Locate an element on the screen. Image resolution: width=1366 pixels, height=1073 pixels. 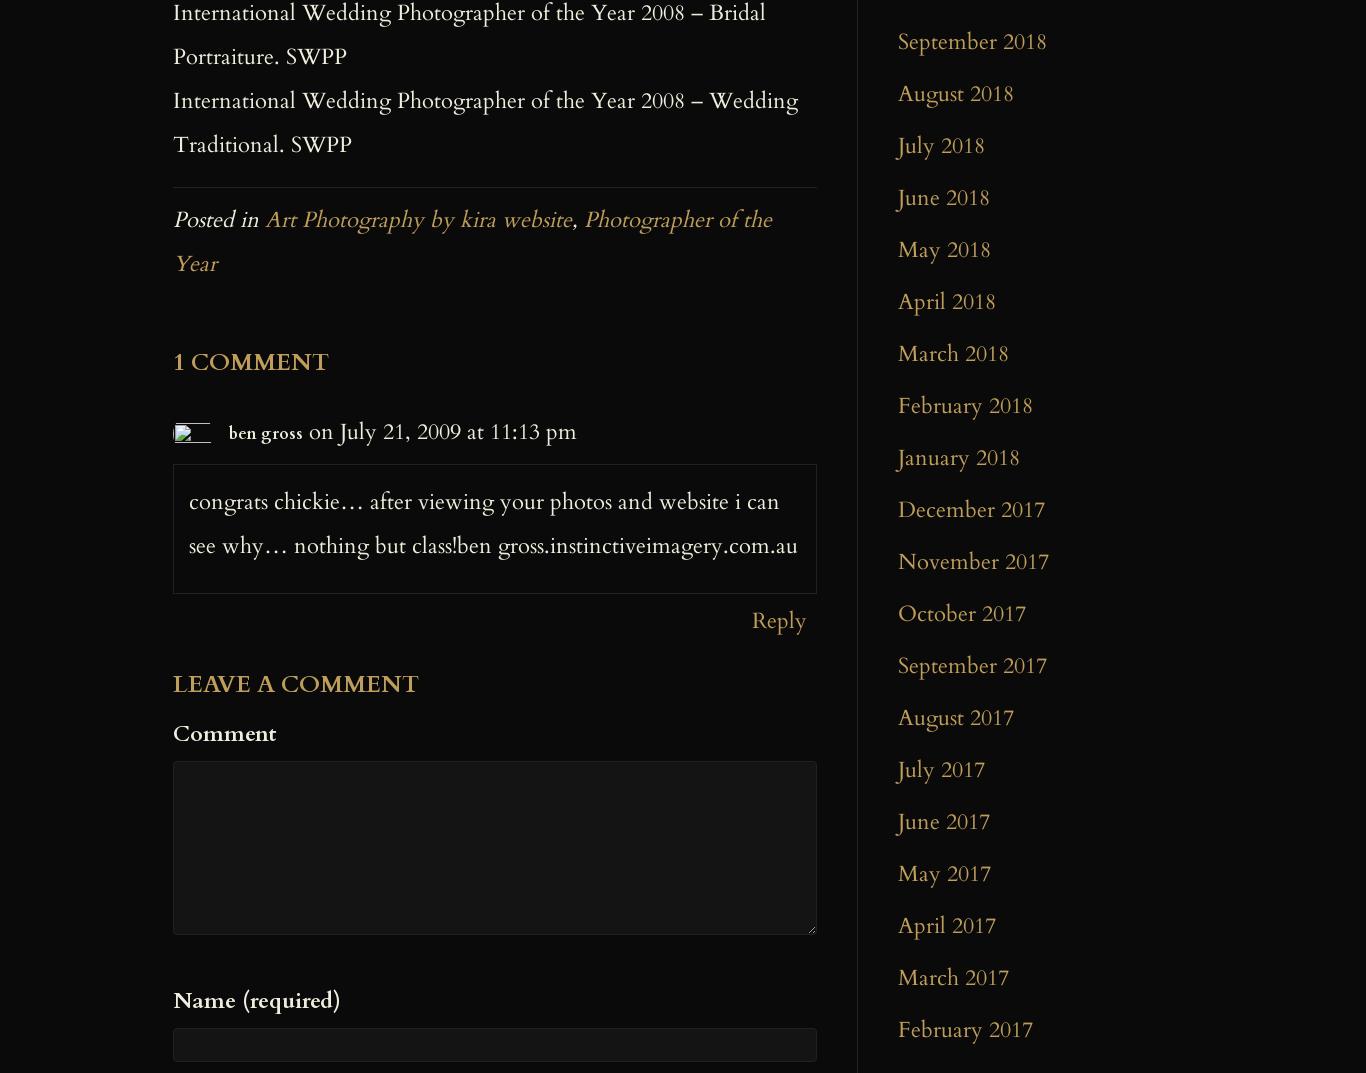
'August 2018' is located at coordinates (956, 93).